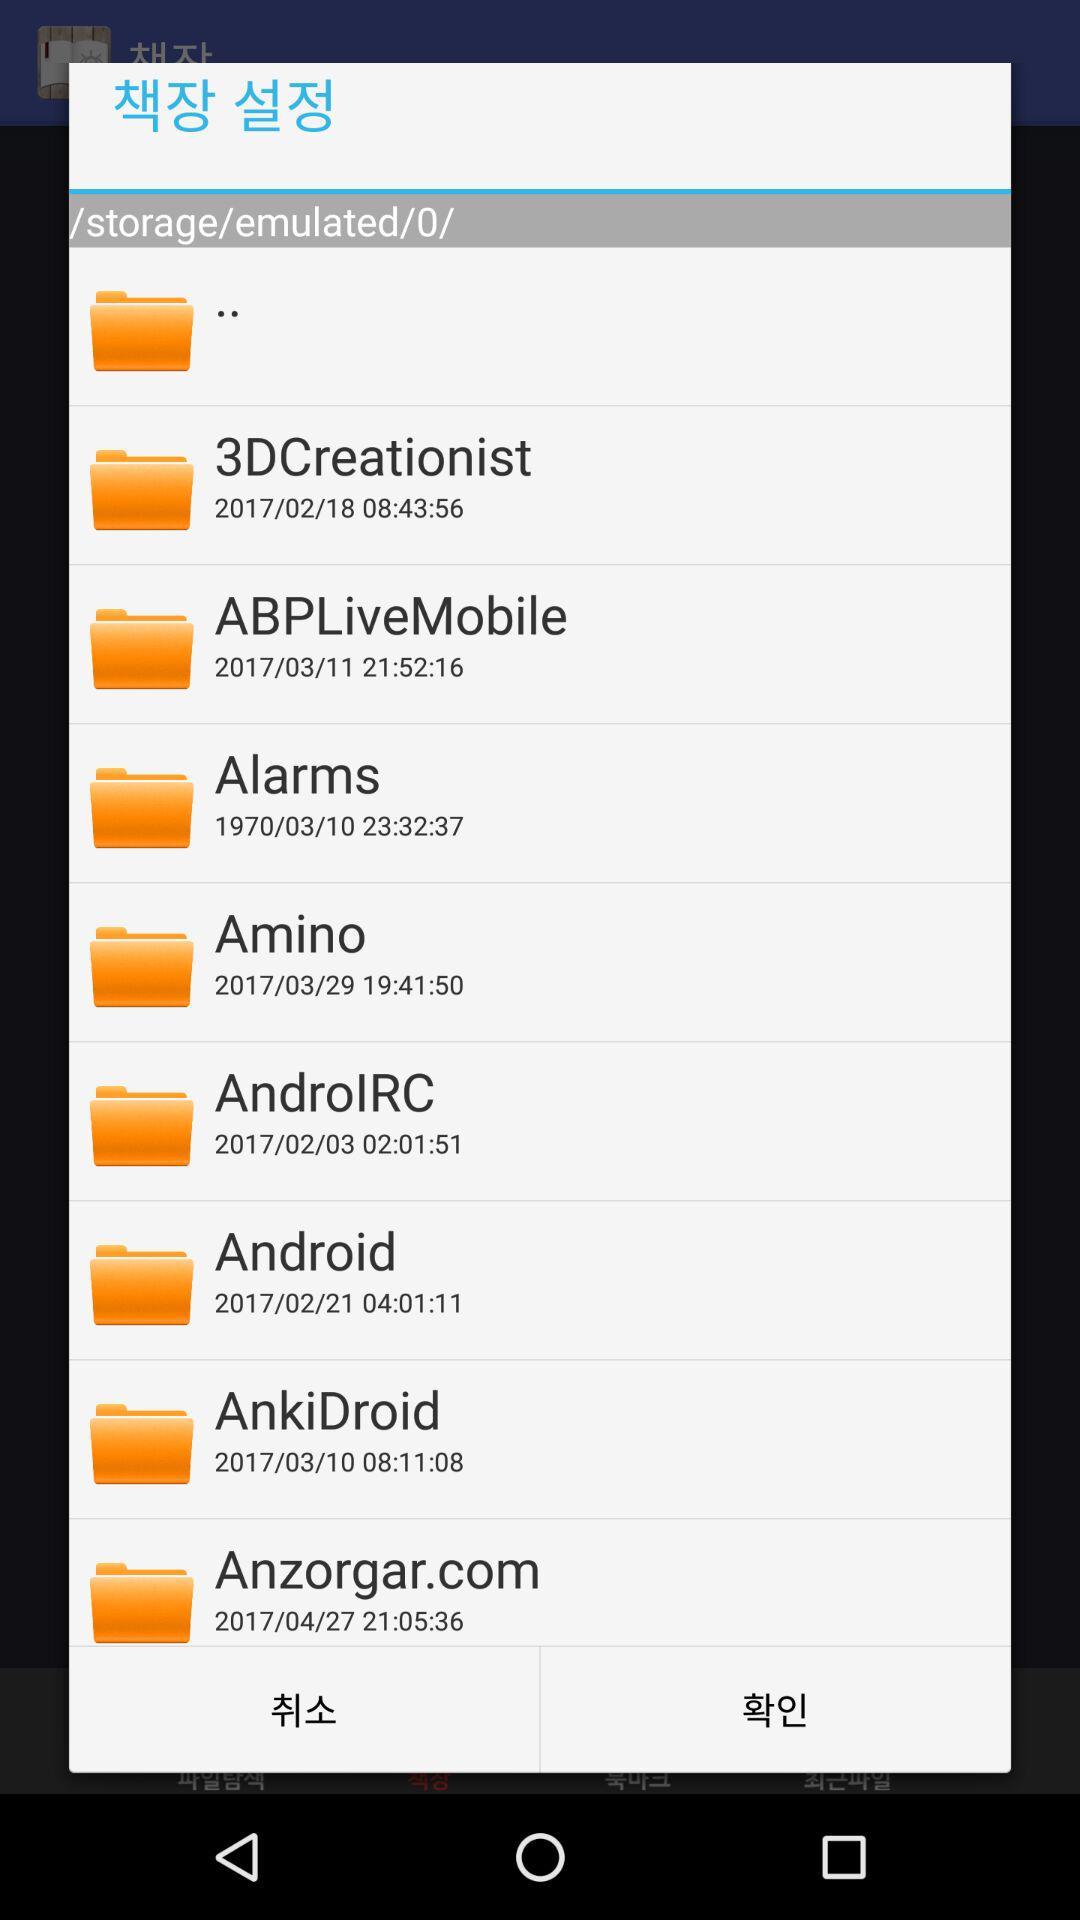 The height and width of the screenshot is (1920, 1080). What do you see at coordinates (598, 930) in the screenshot?
I see `the amino item` at bounding box center [598, 930].